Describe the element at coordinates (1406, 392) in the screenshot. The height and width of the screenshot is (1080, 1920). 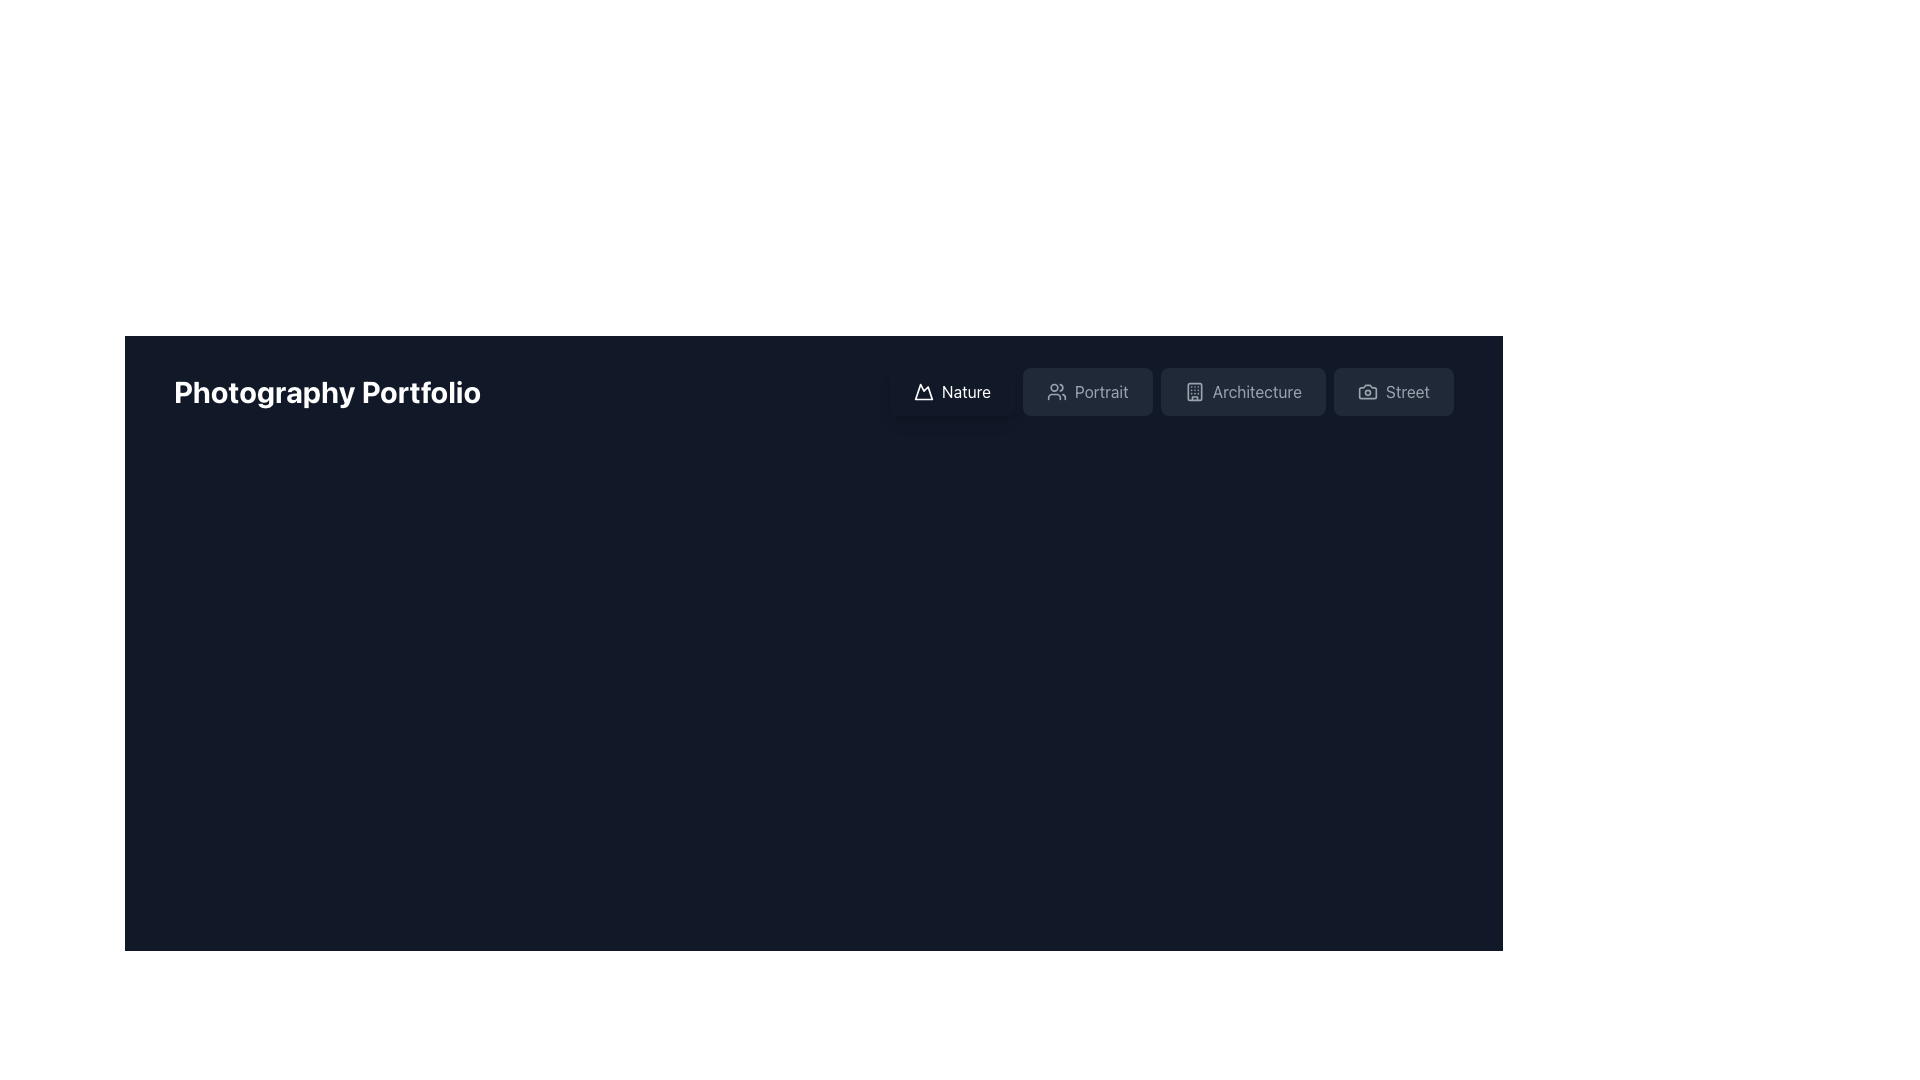
I see `the 'Street' label in the fourth column of the horizontal navigation bar` at that location.